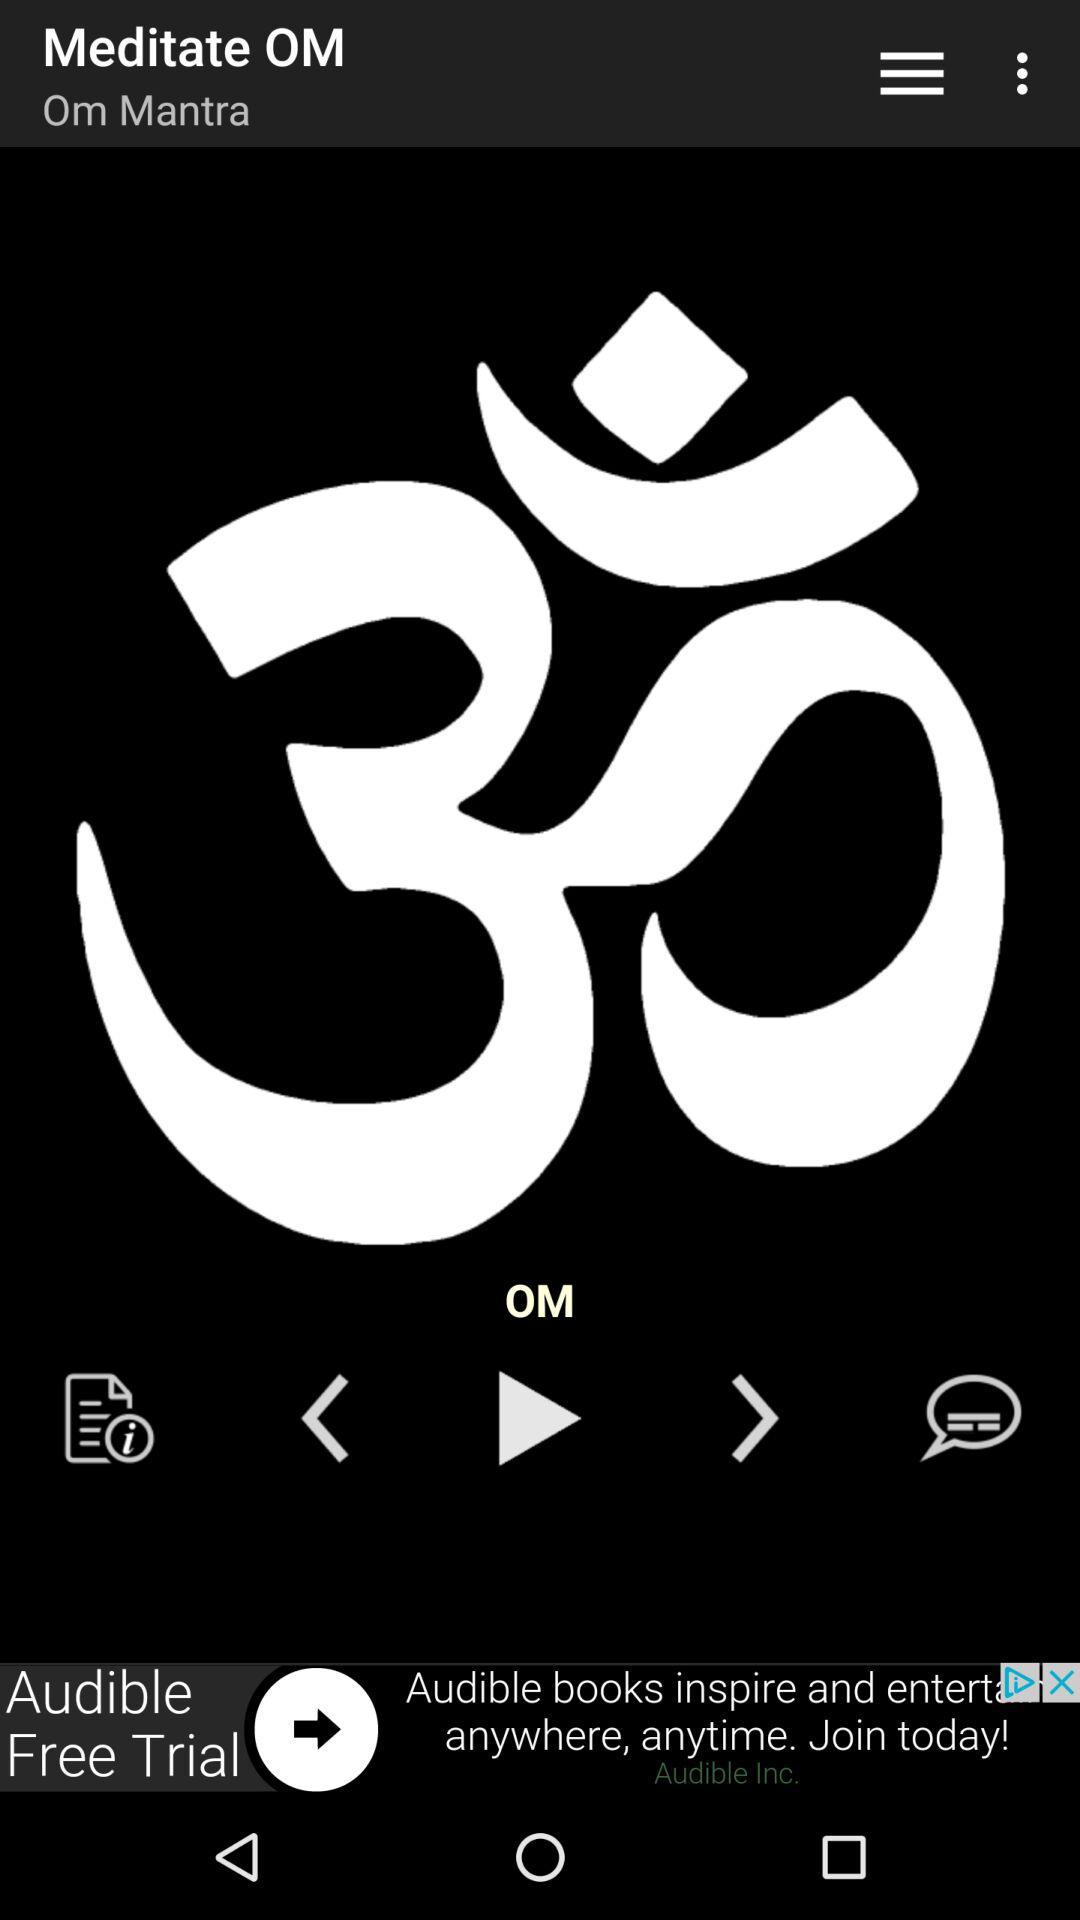 The width and height of the screenshot is (1080, 1920). What do you see at coordinates (540, 1727) in the screenshot?
I see `next` at bounding box center [540, 1727].